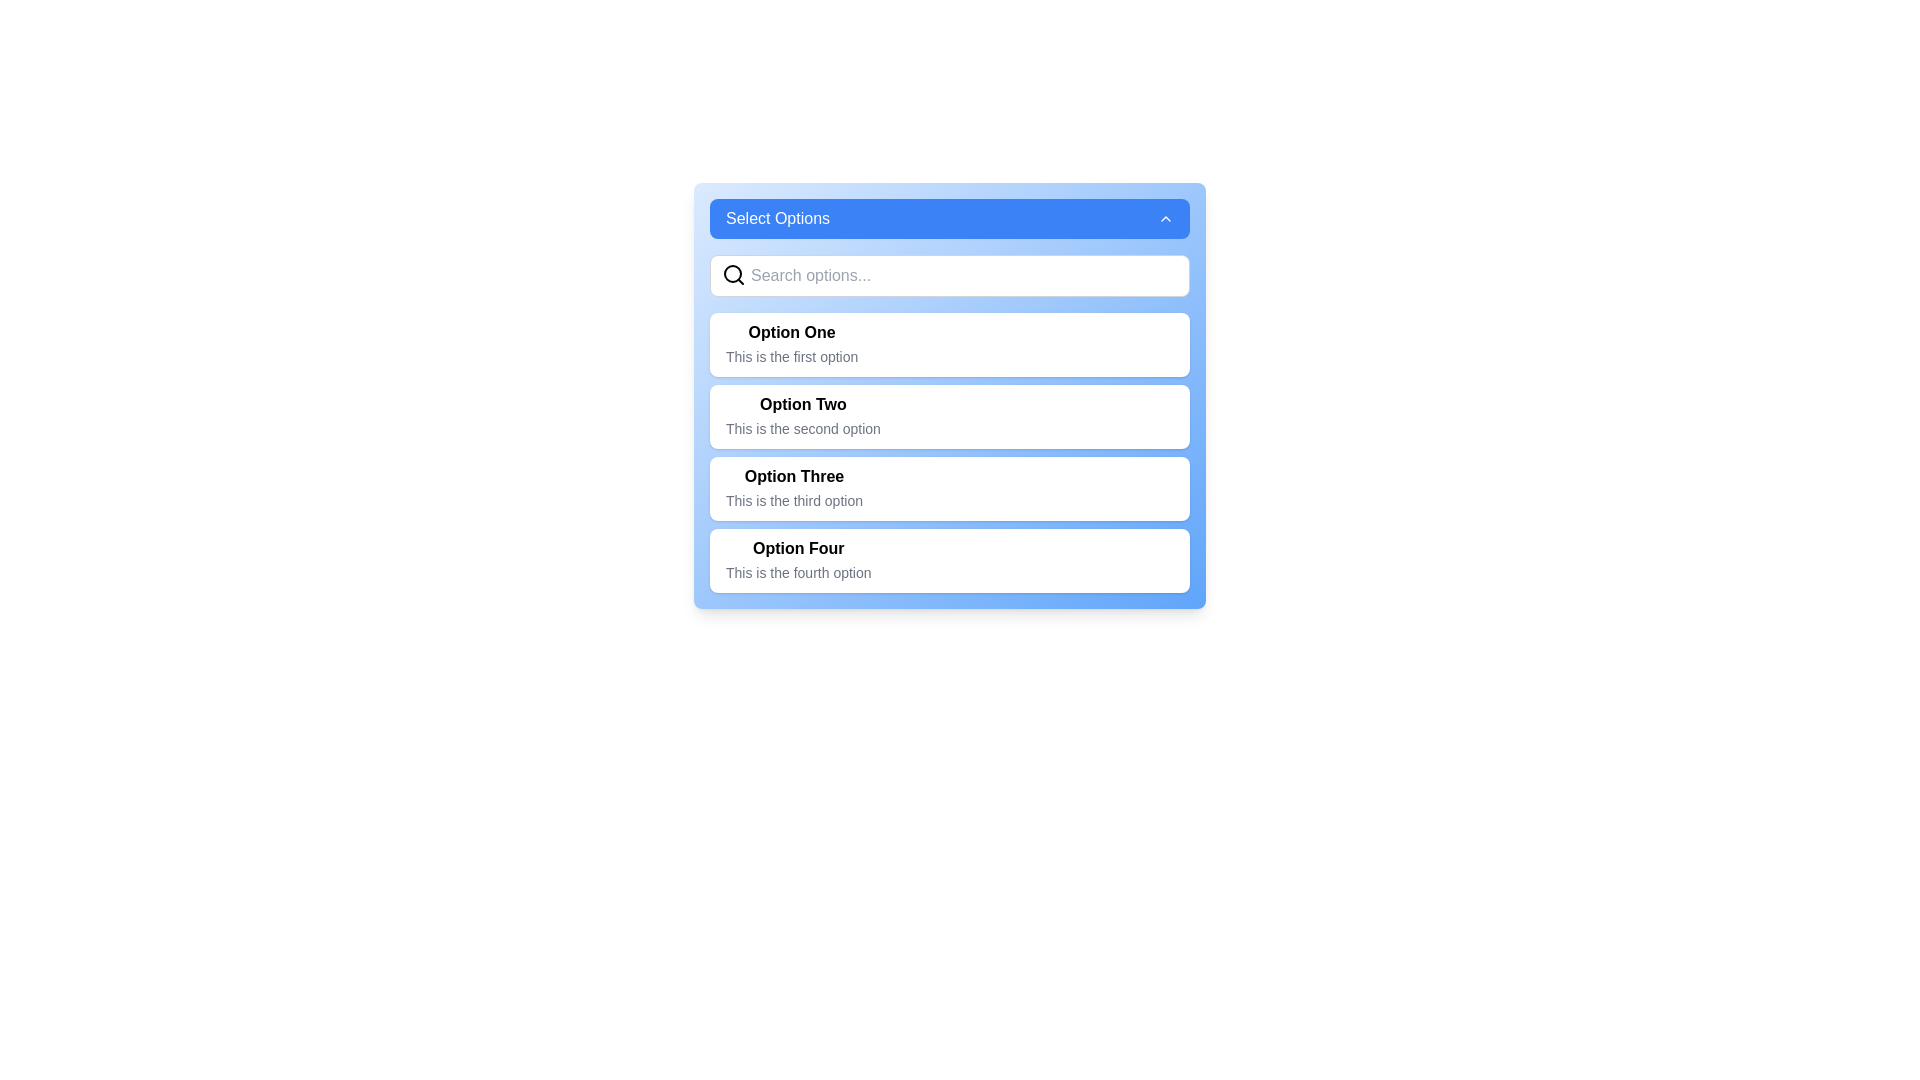 The height and width of the screenshot is (1080, 1920). I want to click on the selectable list item labeled 'Option Two', so click(949, 415).